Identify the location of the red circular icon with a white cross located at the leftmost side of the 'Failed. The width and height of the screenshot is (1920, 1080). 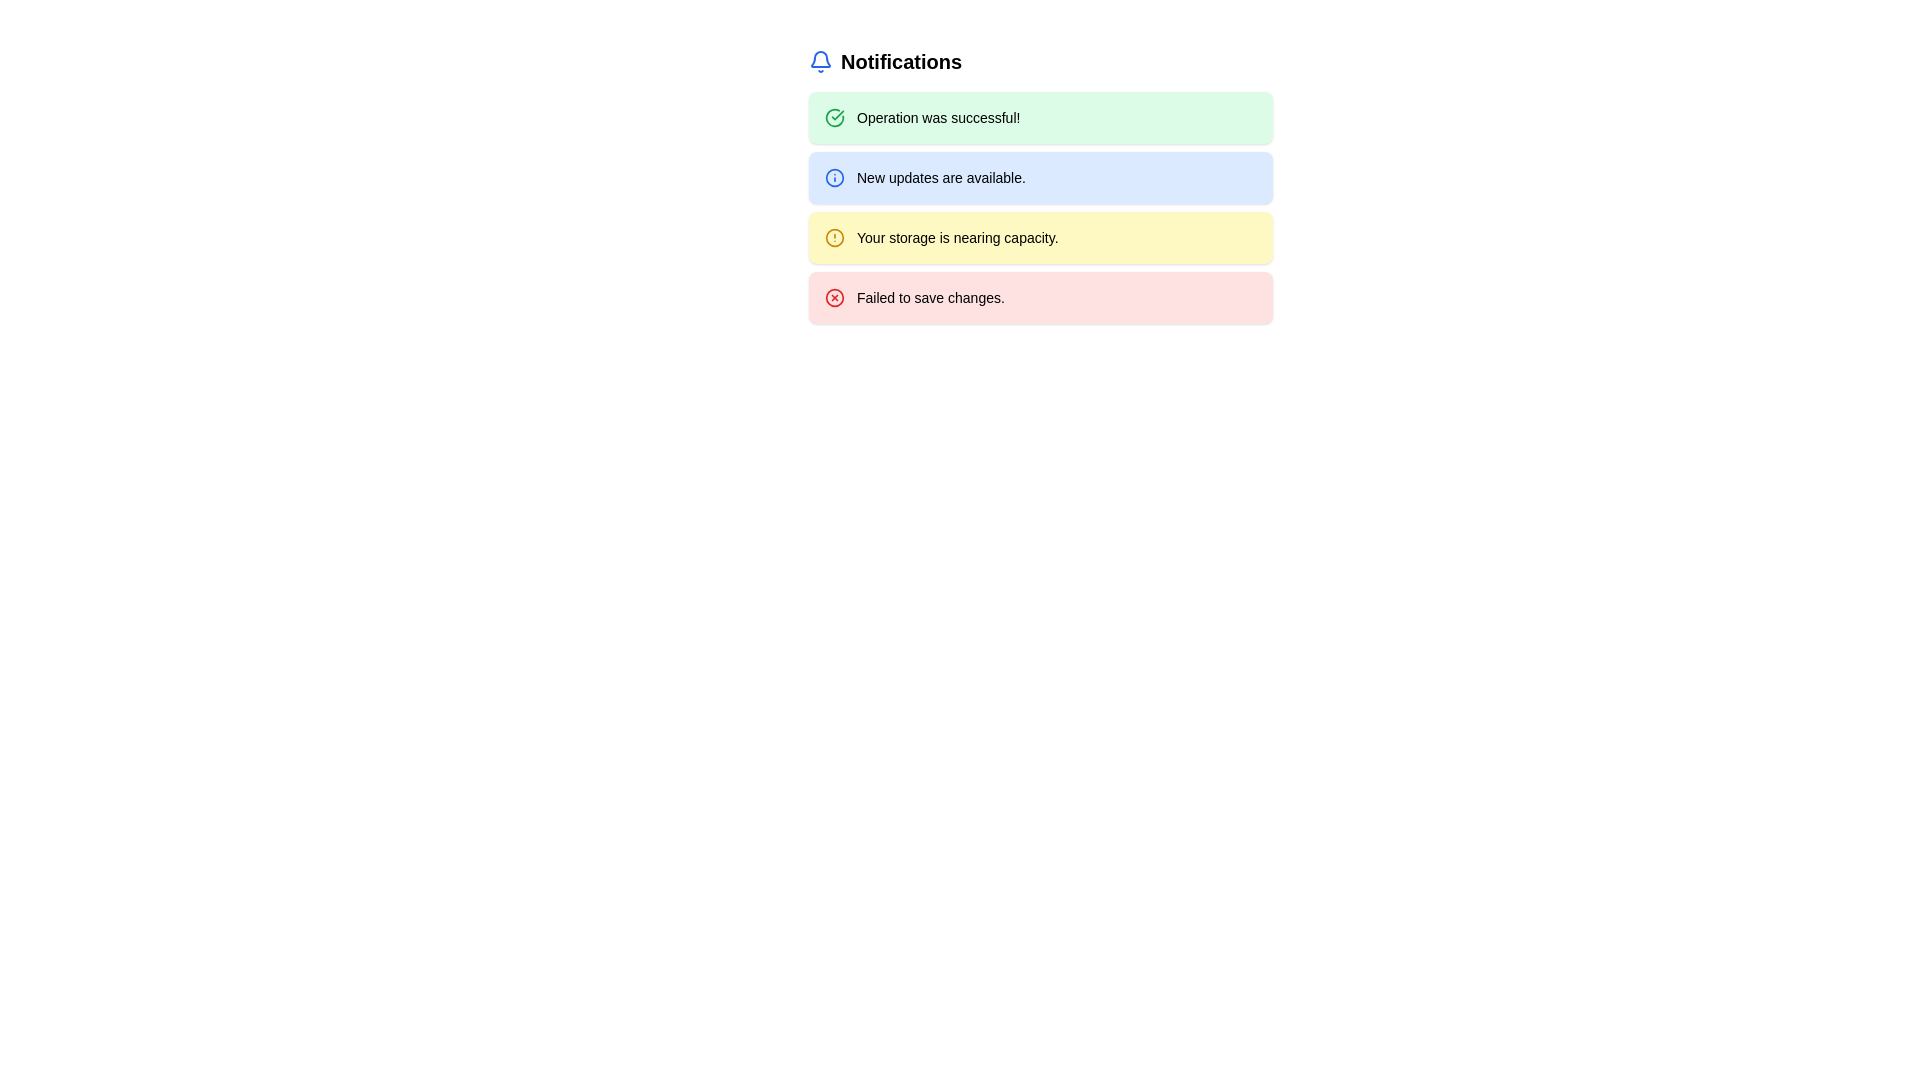
(835, 297).